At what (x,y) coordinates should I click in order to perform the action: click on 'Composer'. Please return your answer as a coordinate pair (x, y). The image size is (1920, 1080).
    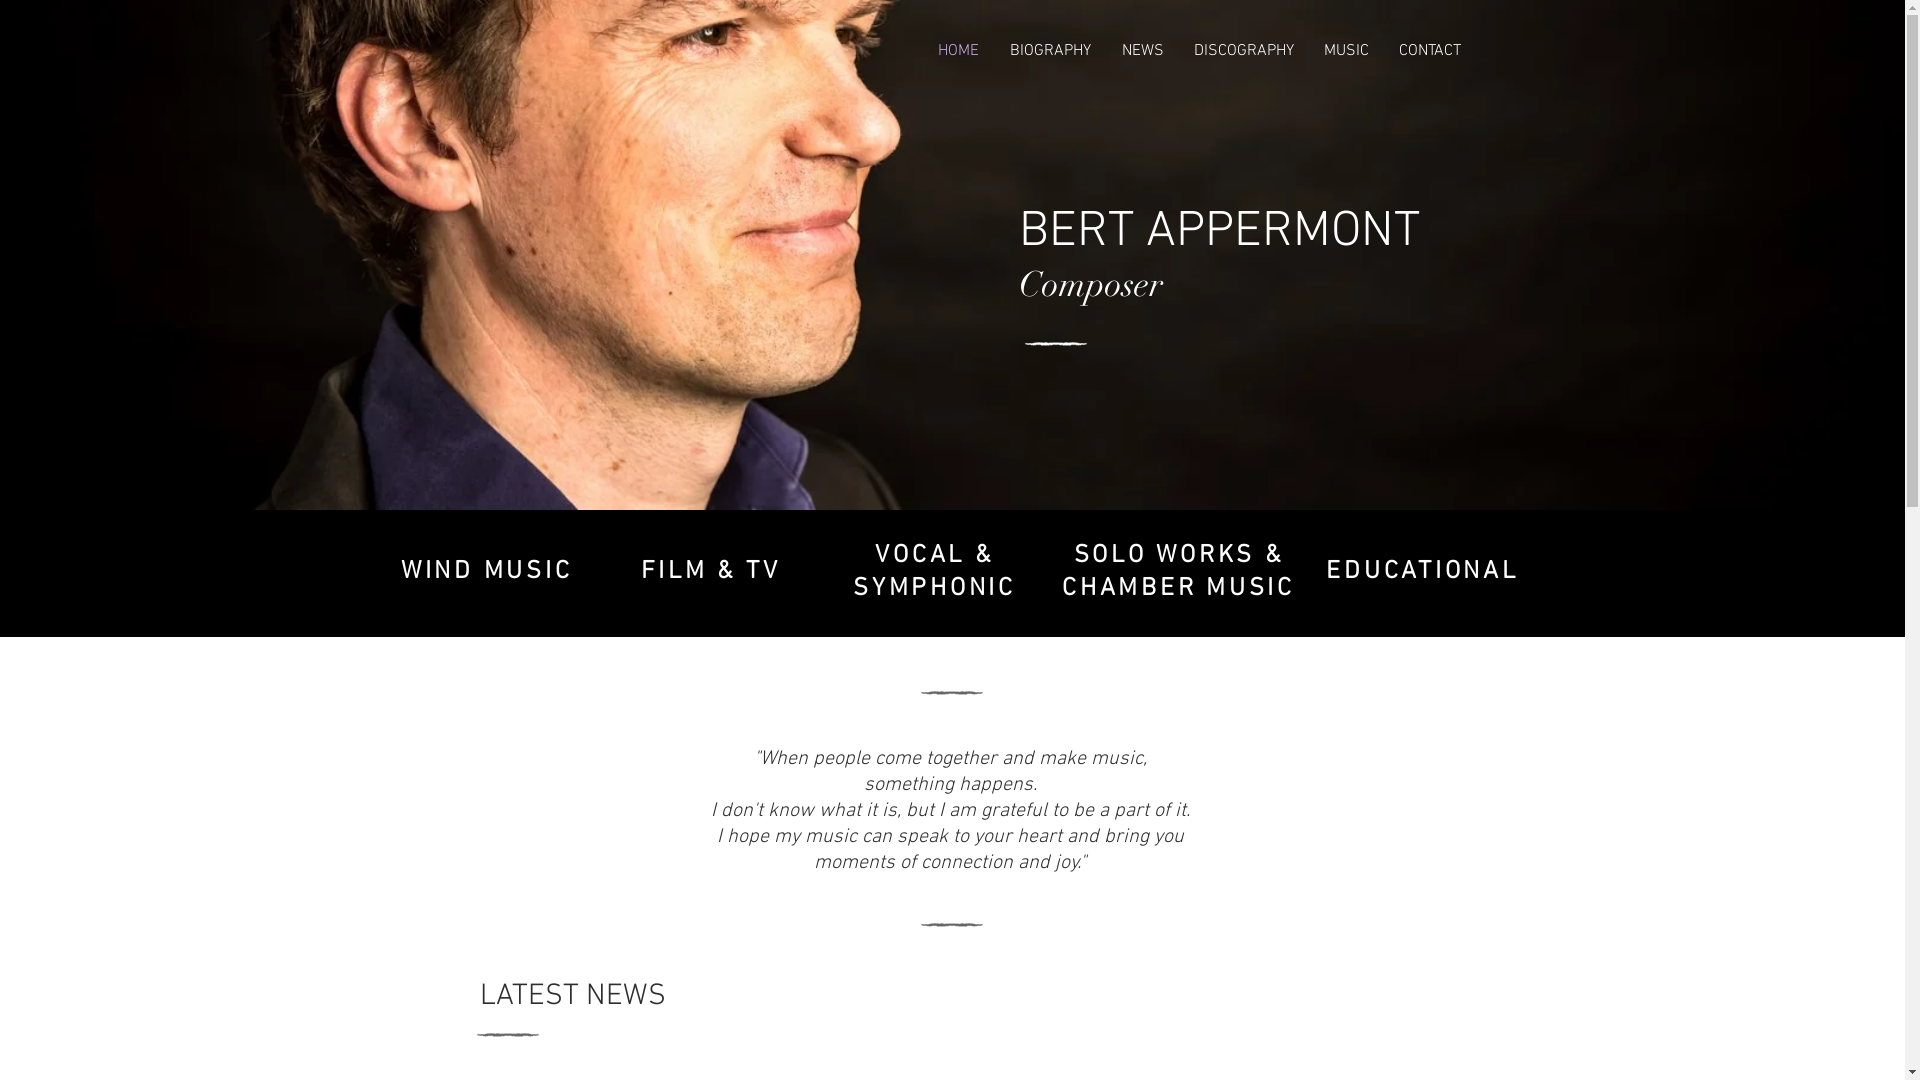
    Looking at the image, I should click on (1088, 285).